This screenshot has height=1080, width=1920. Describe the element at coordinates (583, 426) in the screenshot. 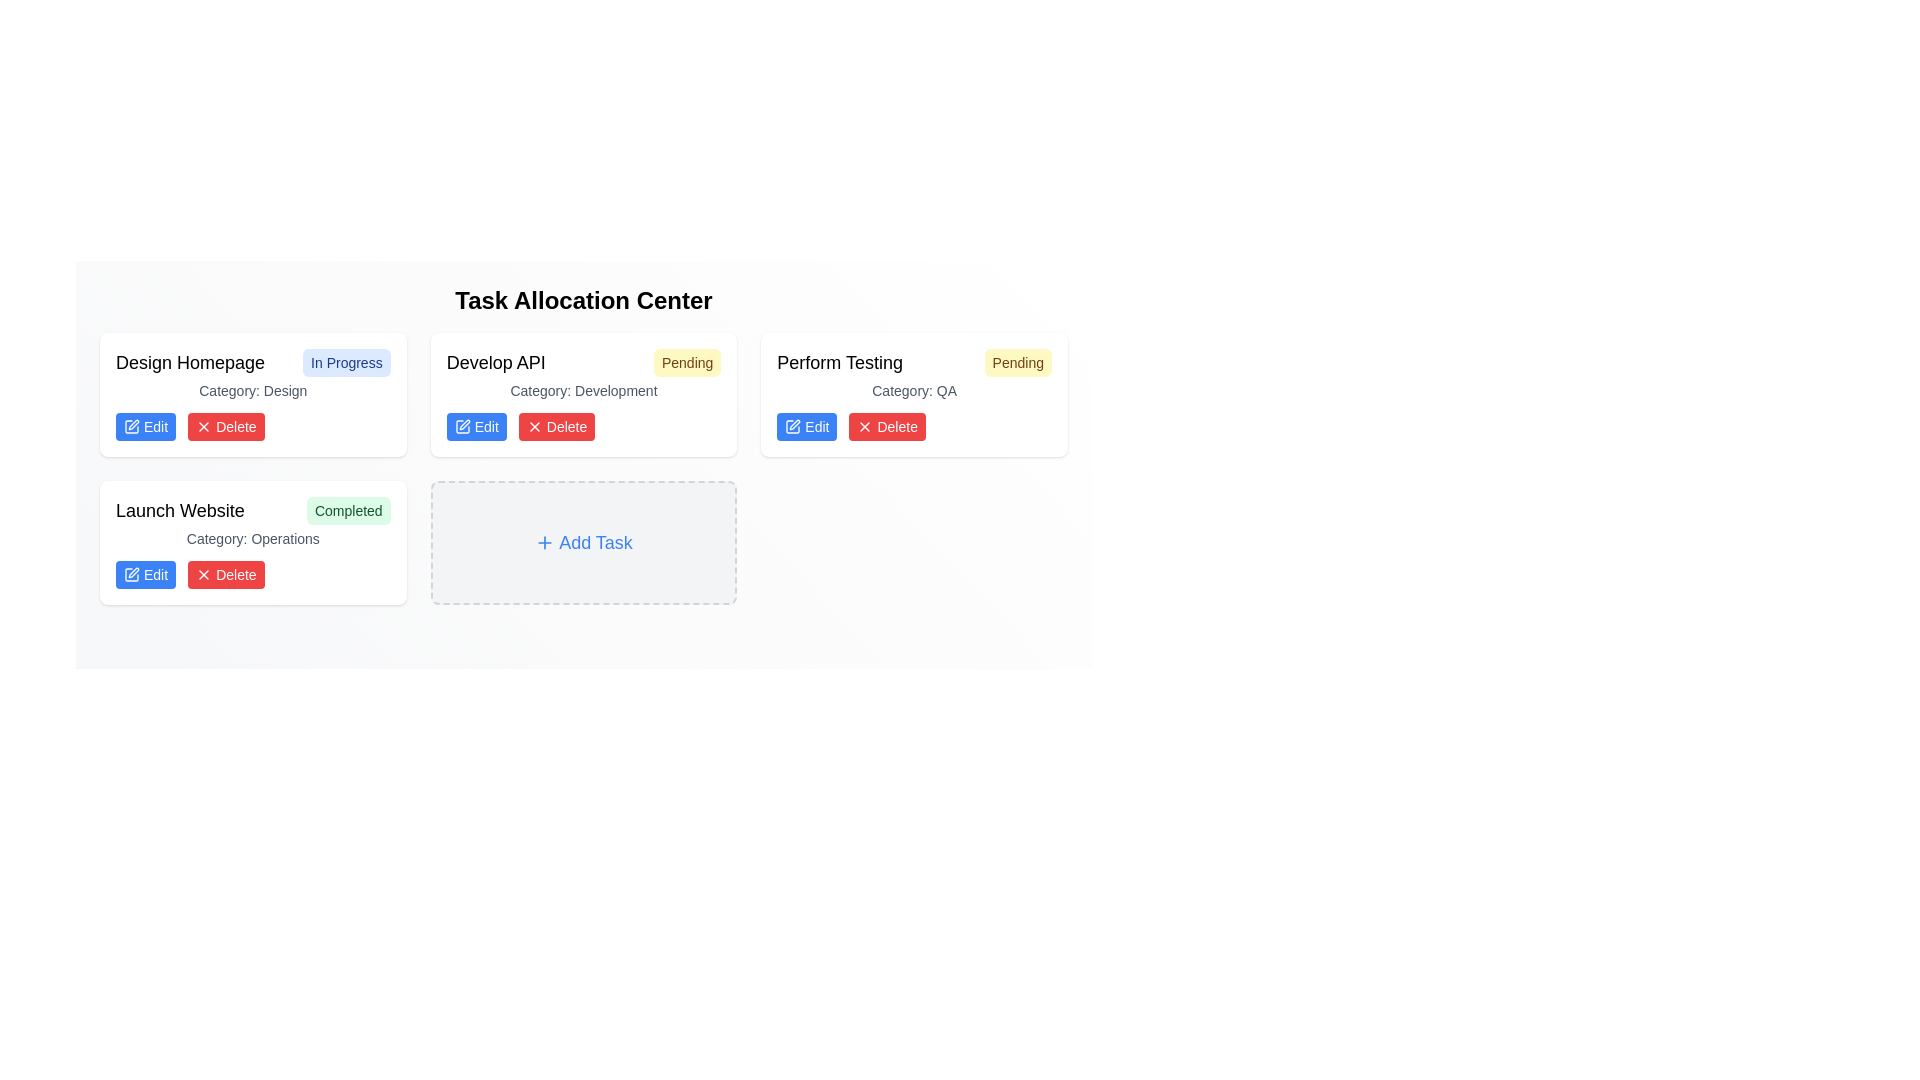

I see `the 'Delete' button in the button group located at the bottom of the third card under the header 'Develop API'` at that location.